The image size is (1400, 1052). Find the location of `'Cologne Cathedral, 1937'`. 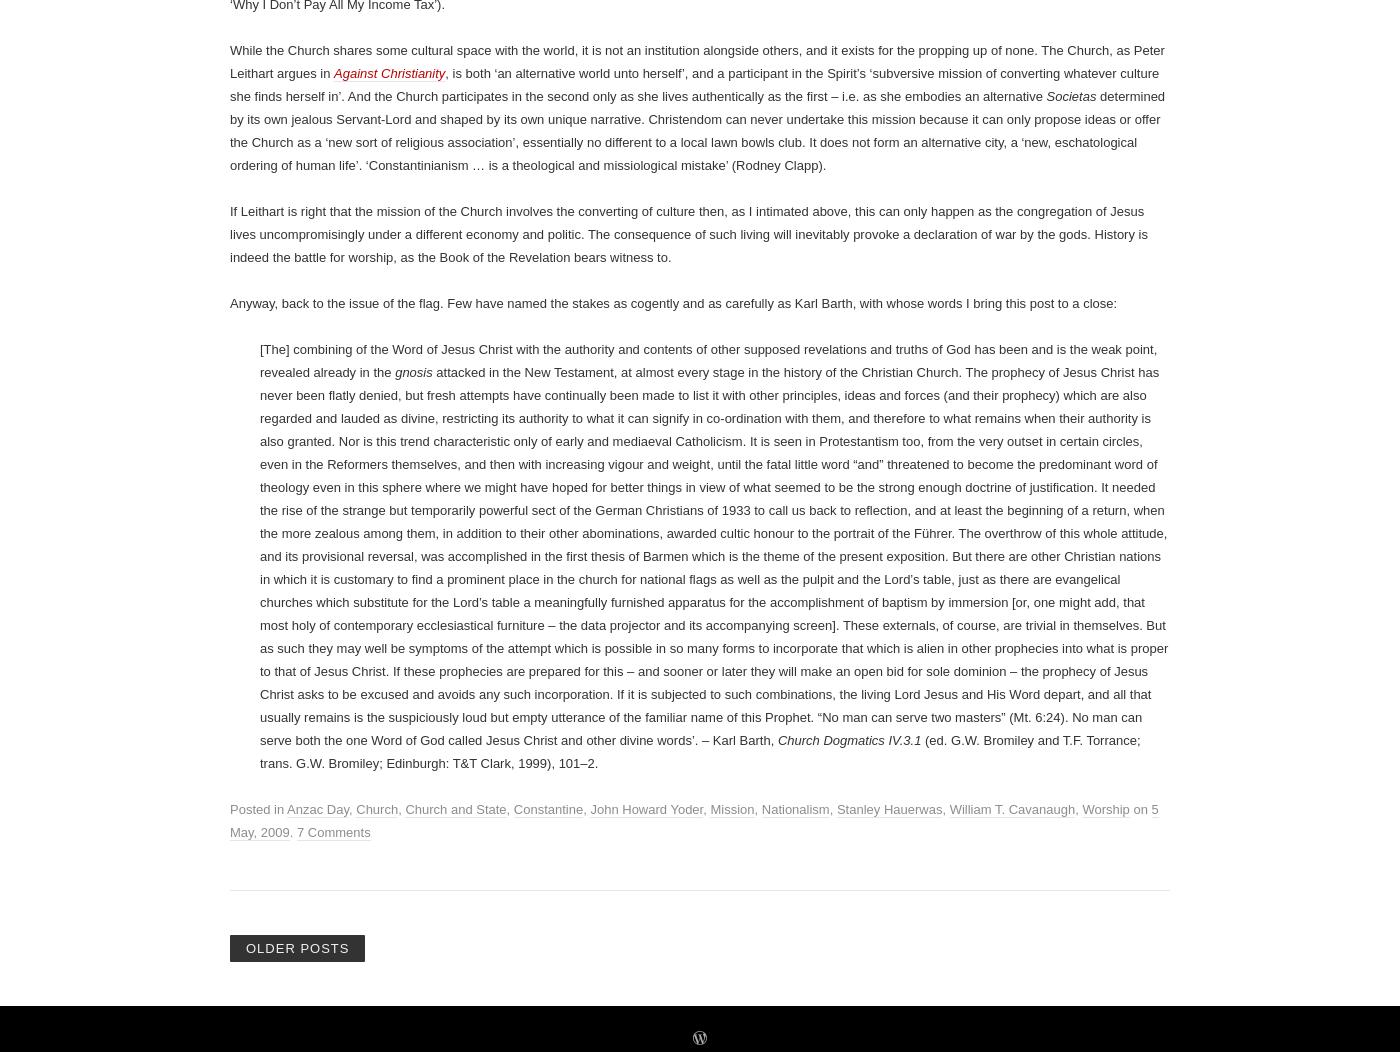

'Cologne Cathedral, 1937' is located at coordinates (1031, 132).